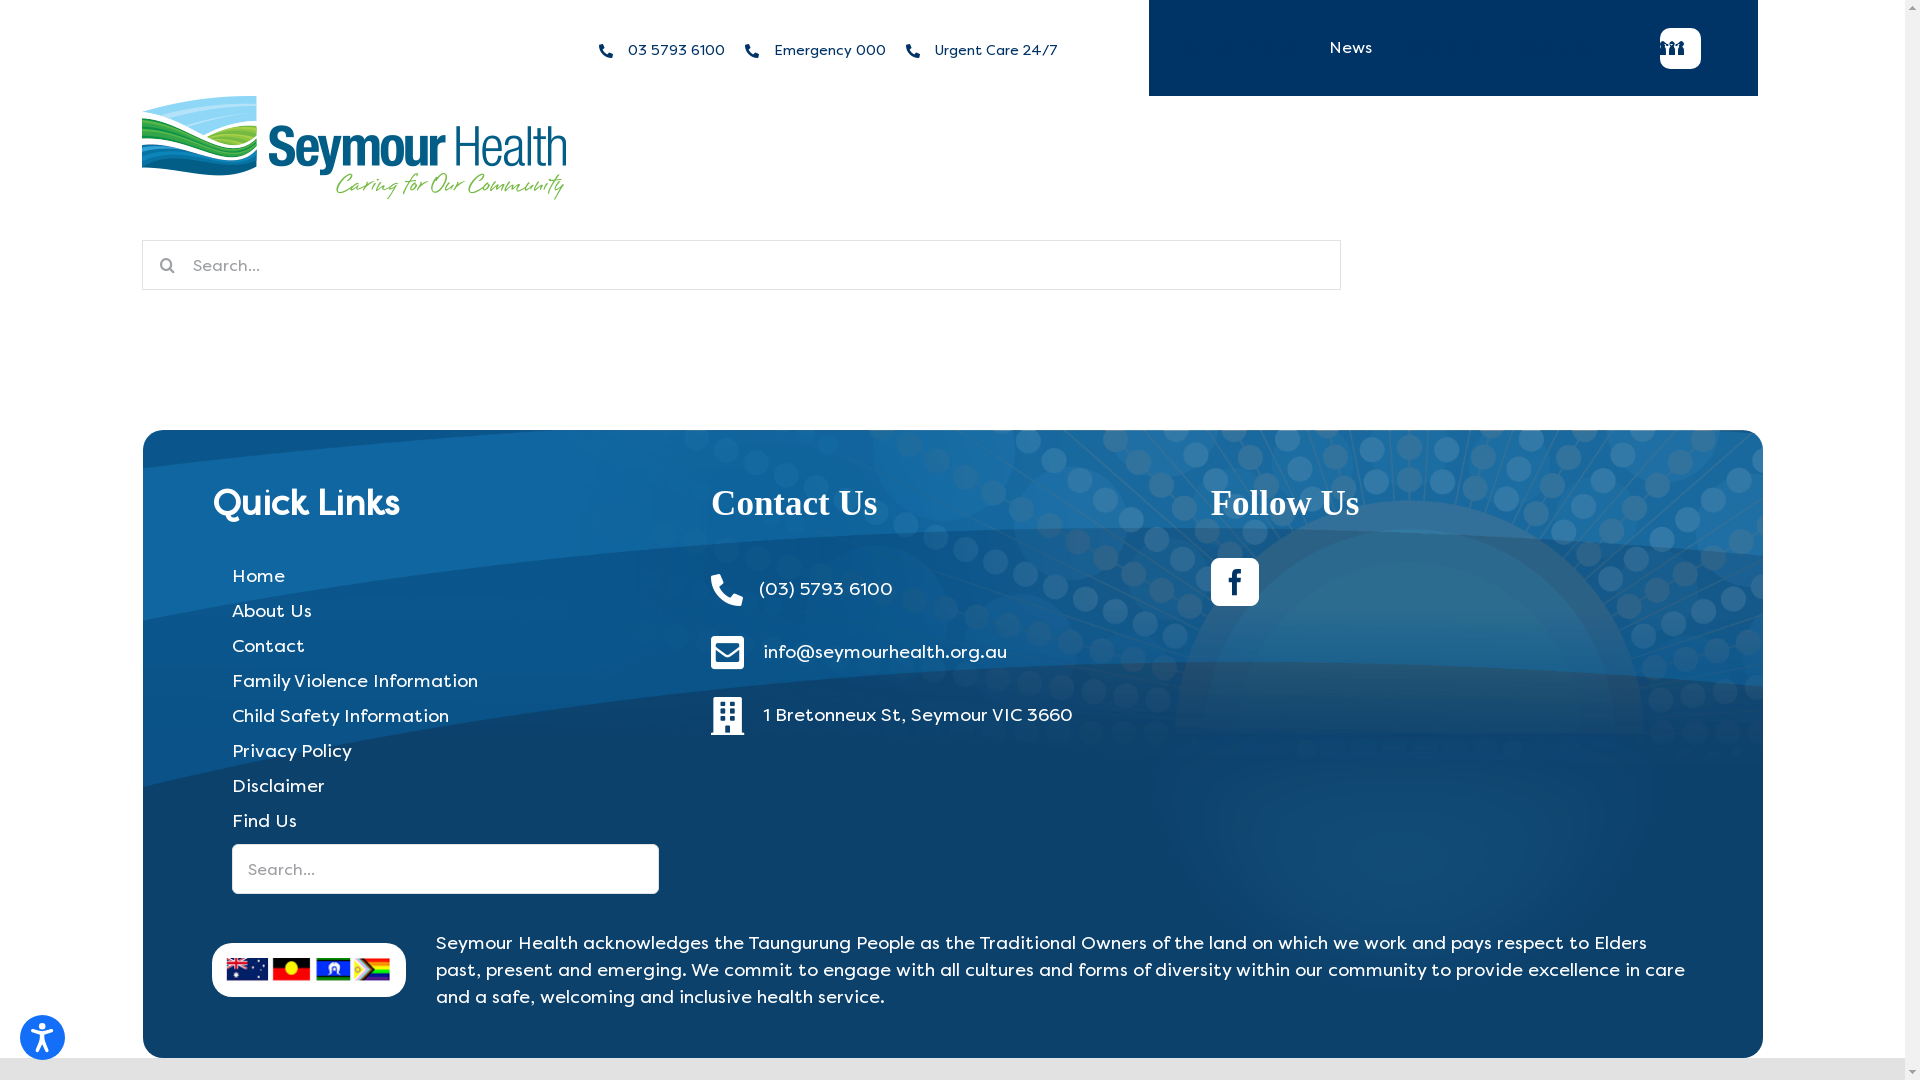  Describe the element at coordinates (676, 49) in the screenshot. I see `'03 5793 6100'` at that location.